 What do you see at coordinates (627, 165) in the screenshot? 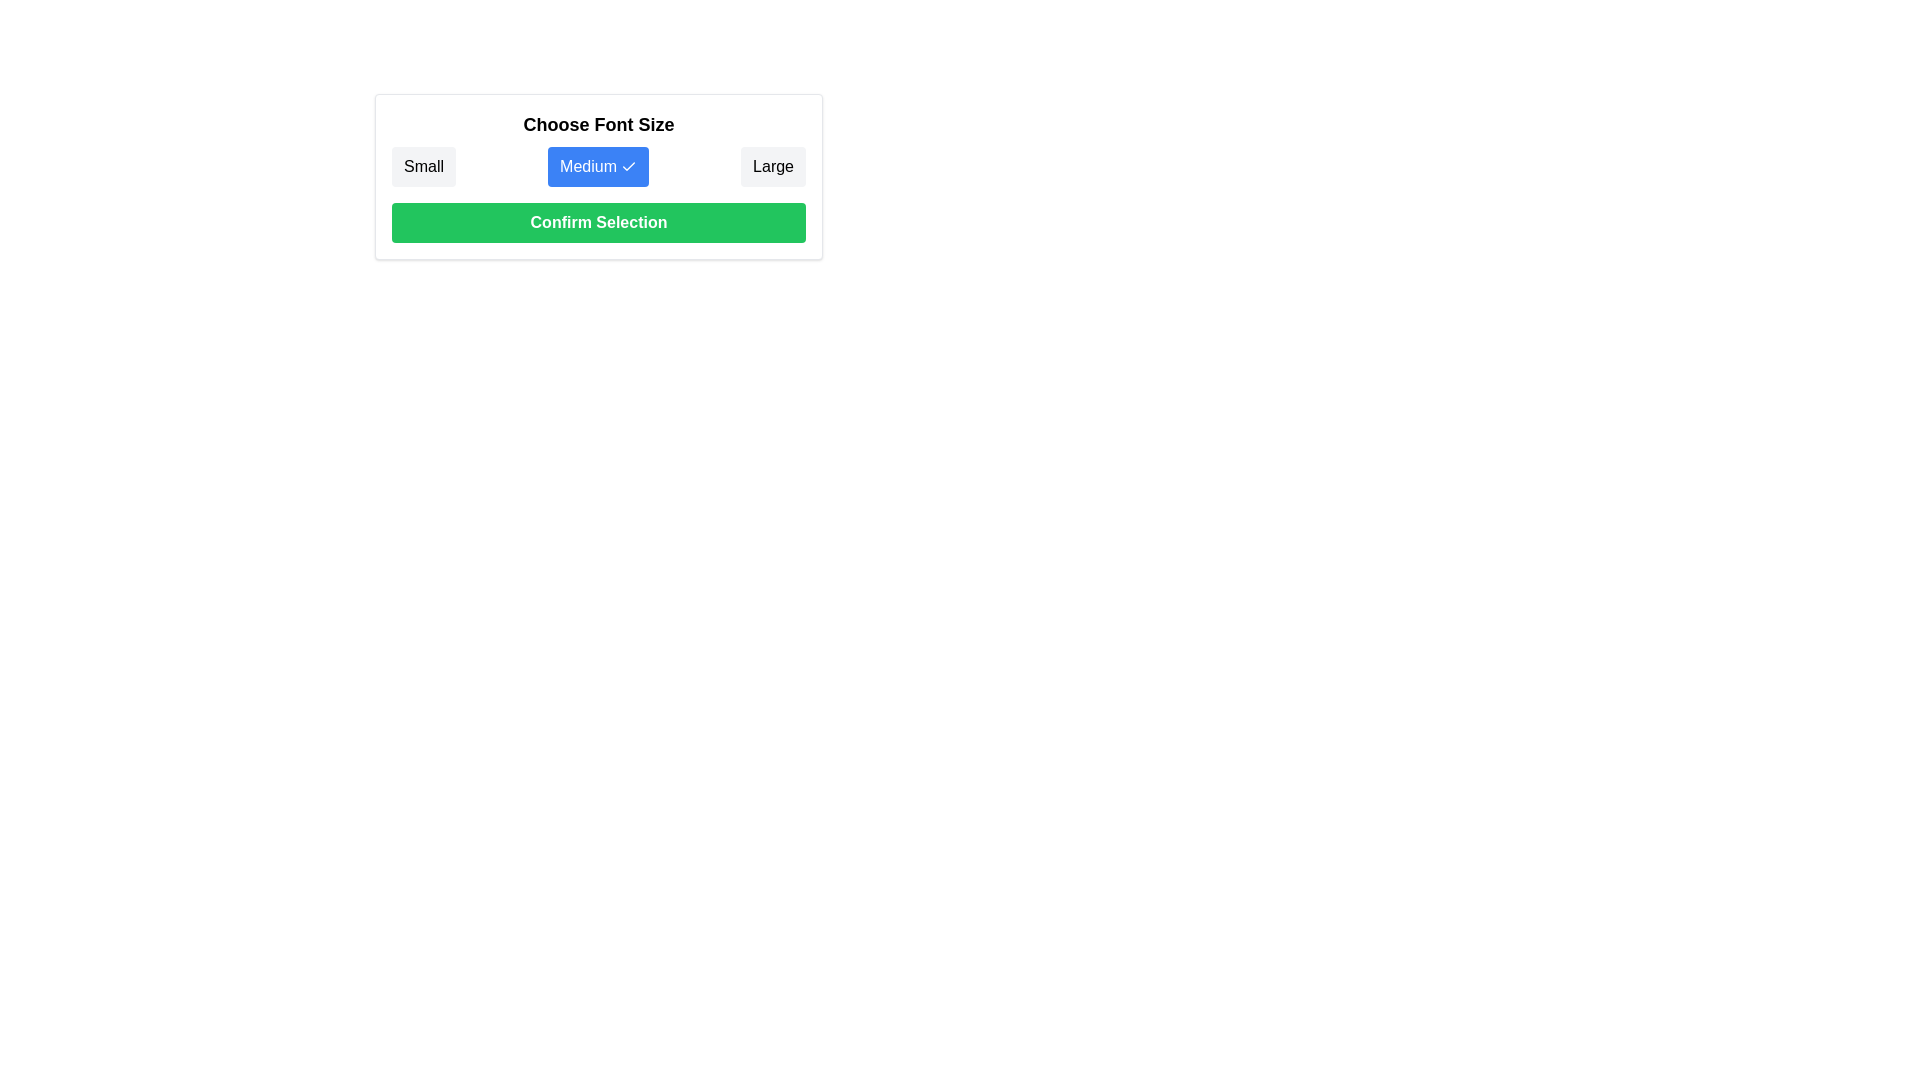
I see `the icon indicating the selection status of the 'Medium' font size option, which is visually represented within the 'Medium' button, affirming it as the currently chosen option` at bounding box center [627, 165].